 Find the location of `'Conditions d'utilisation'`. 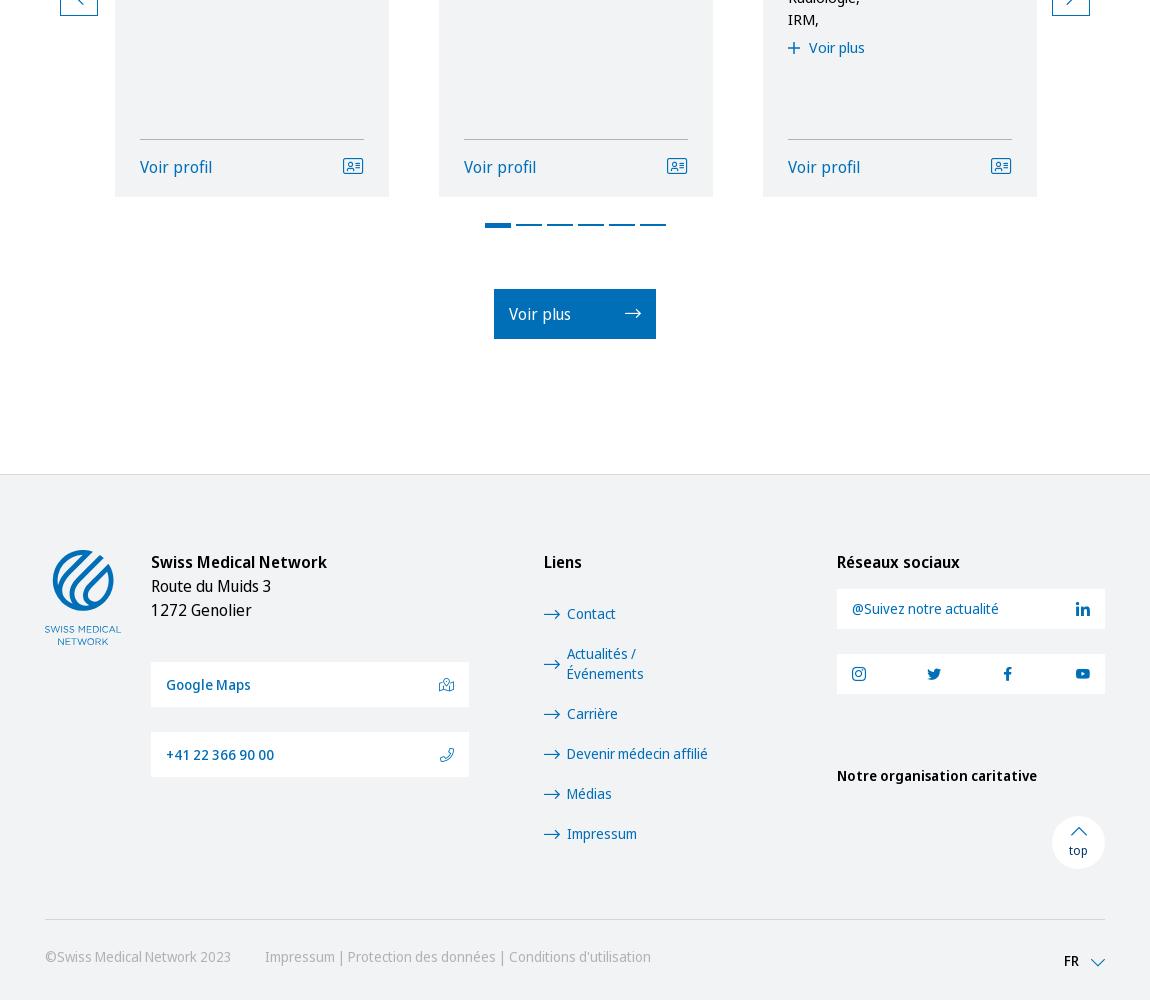

'Conditions d'utilisation' is located at coordinates (578, 955).